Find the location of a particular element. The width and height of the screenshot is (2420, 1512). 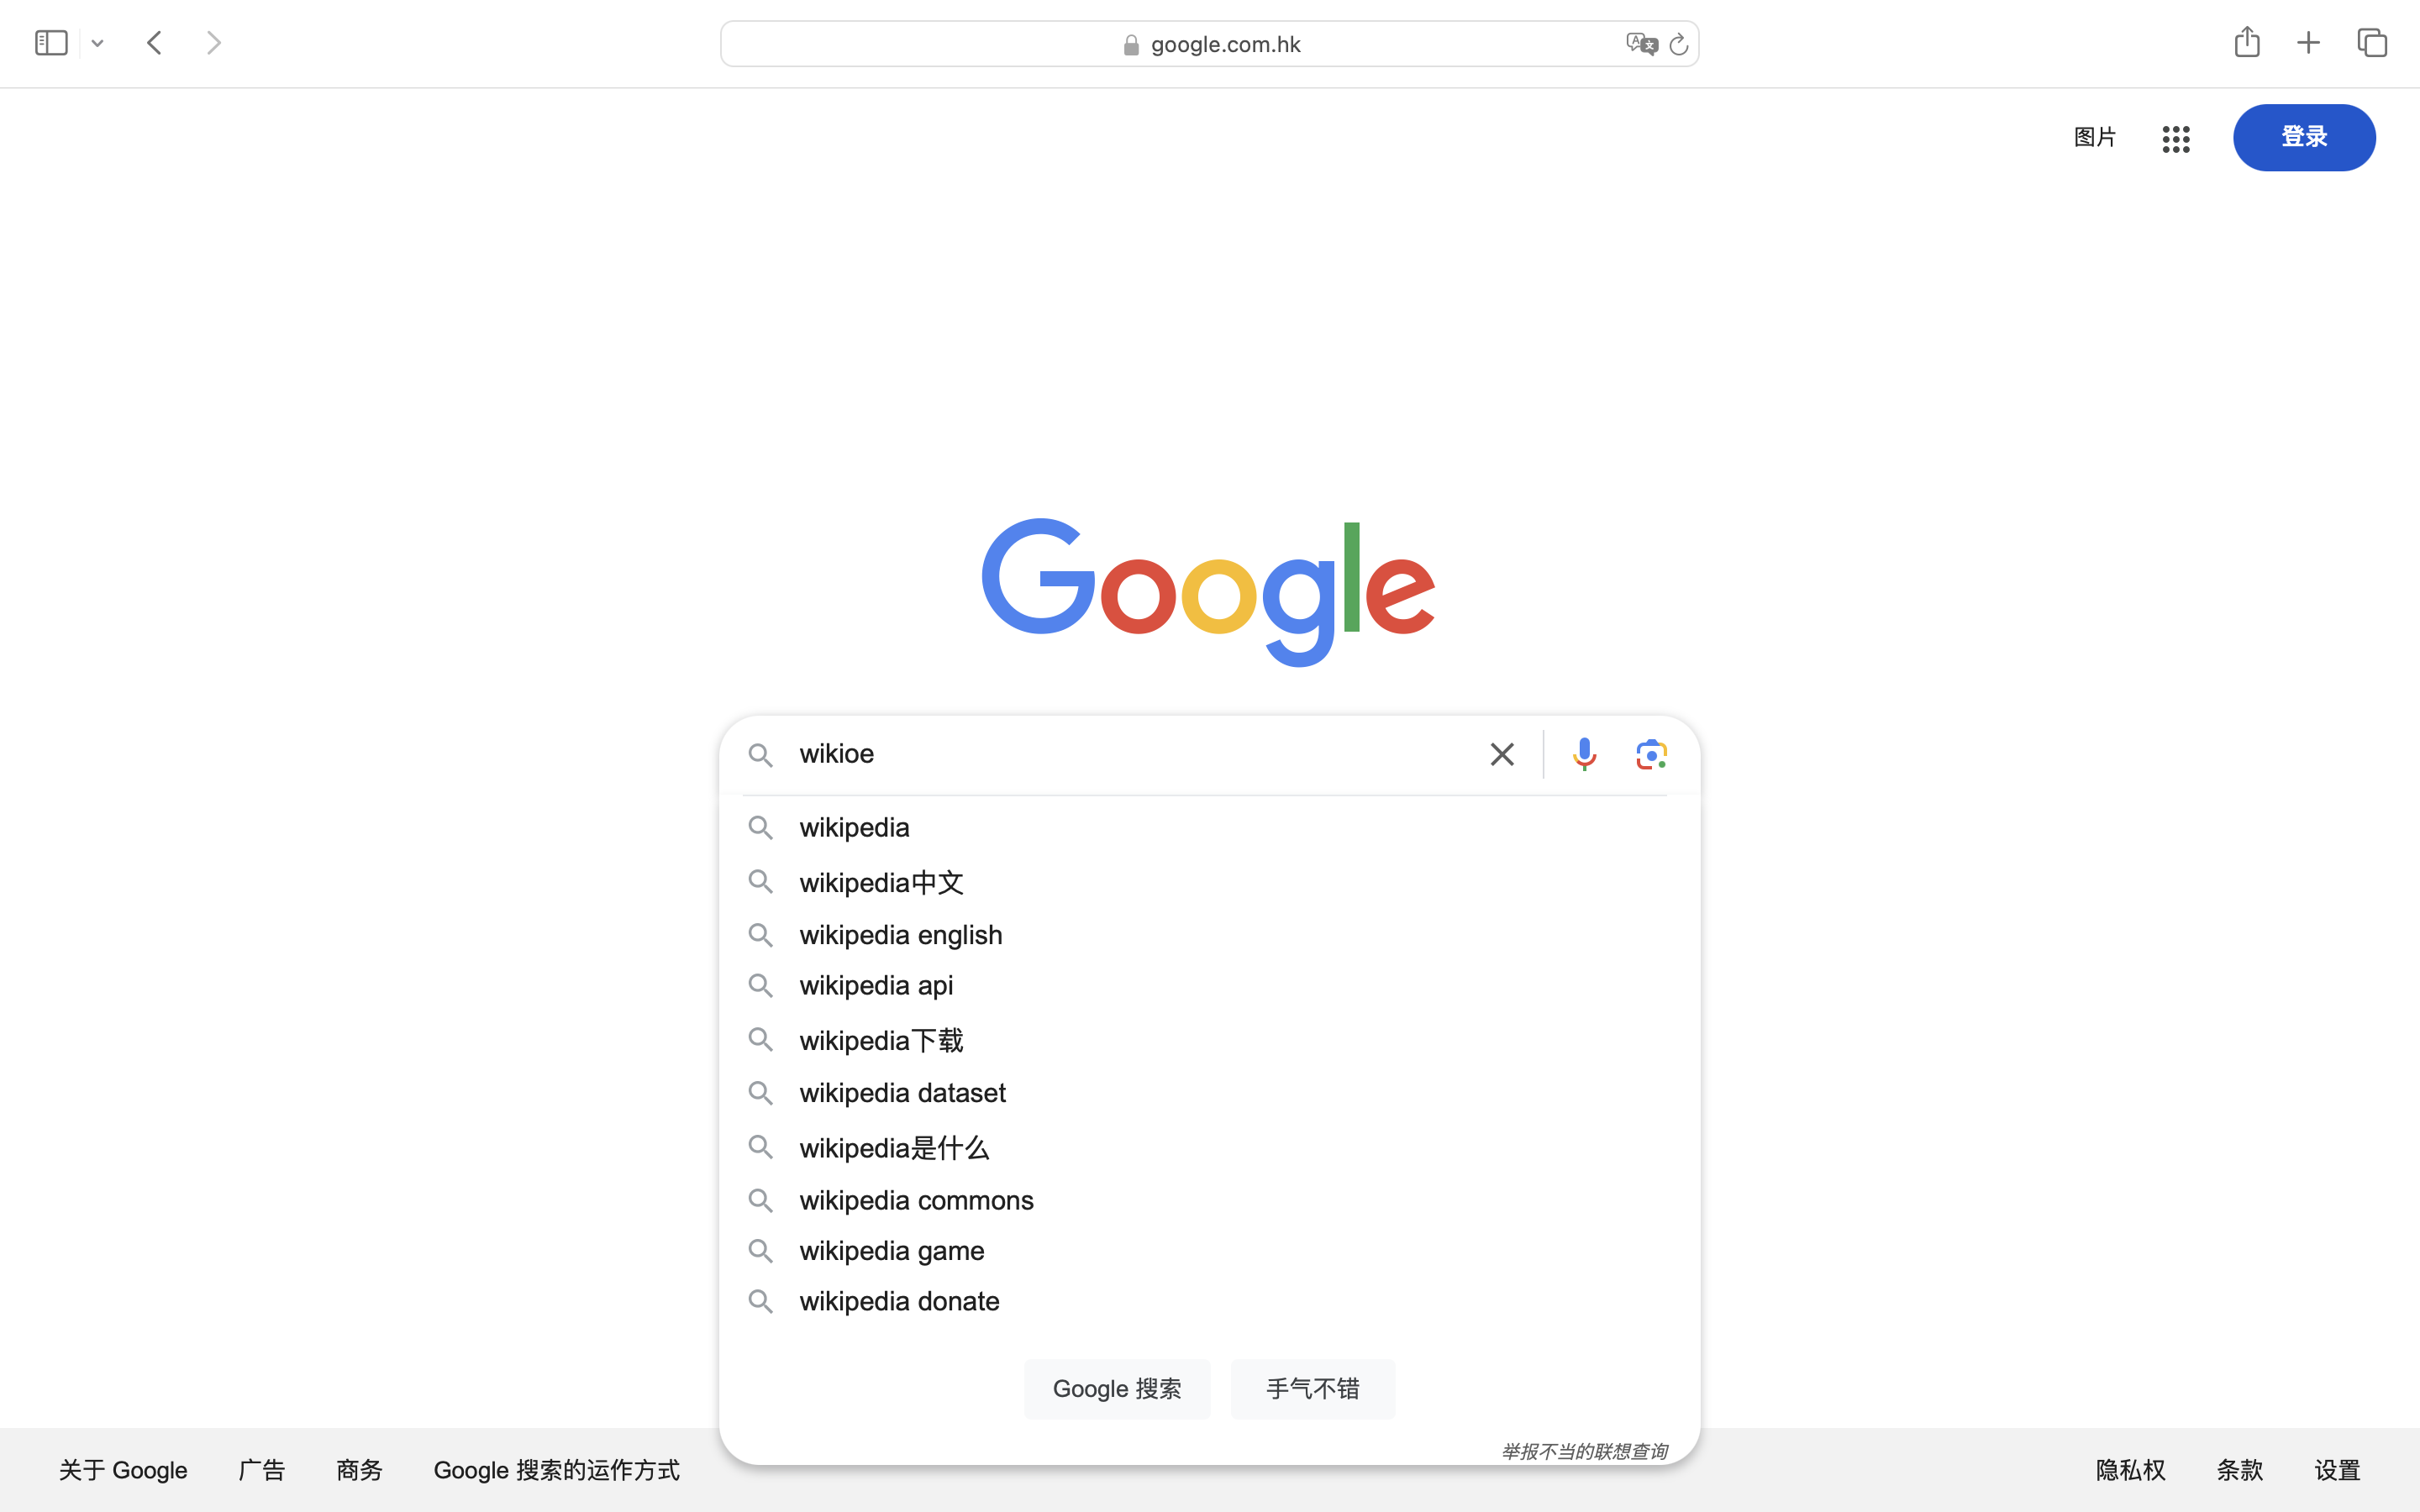

'Google 搜索的运作方式' is located at coordinates (557, 1468).